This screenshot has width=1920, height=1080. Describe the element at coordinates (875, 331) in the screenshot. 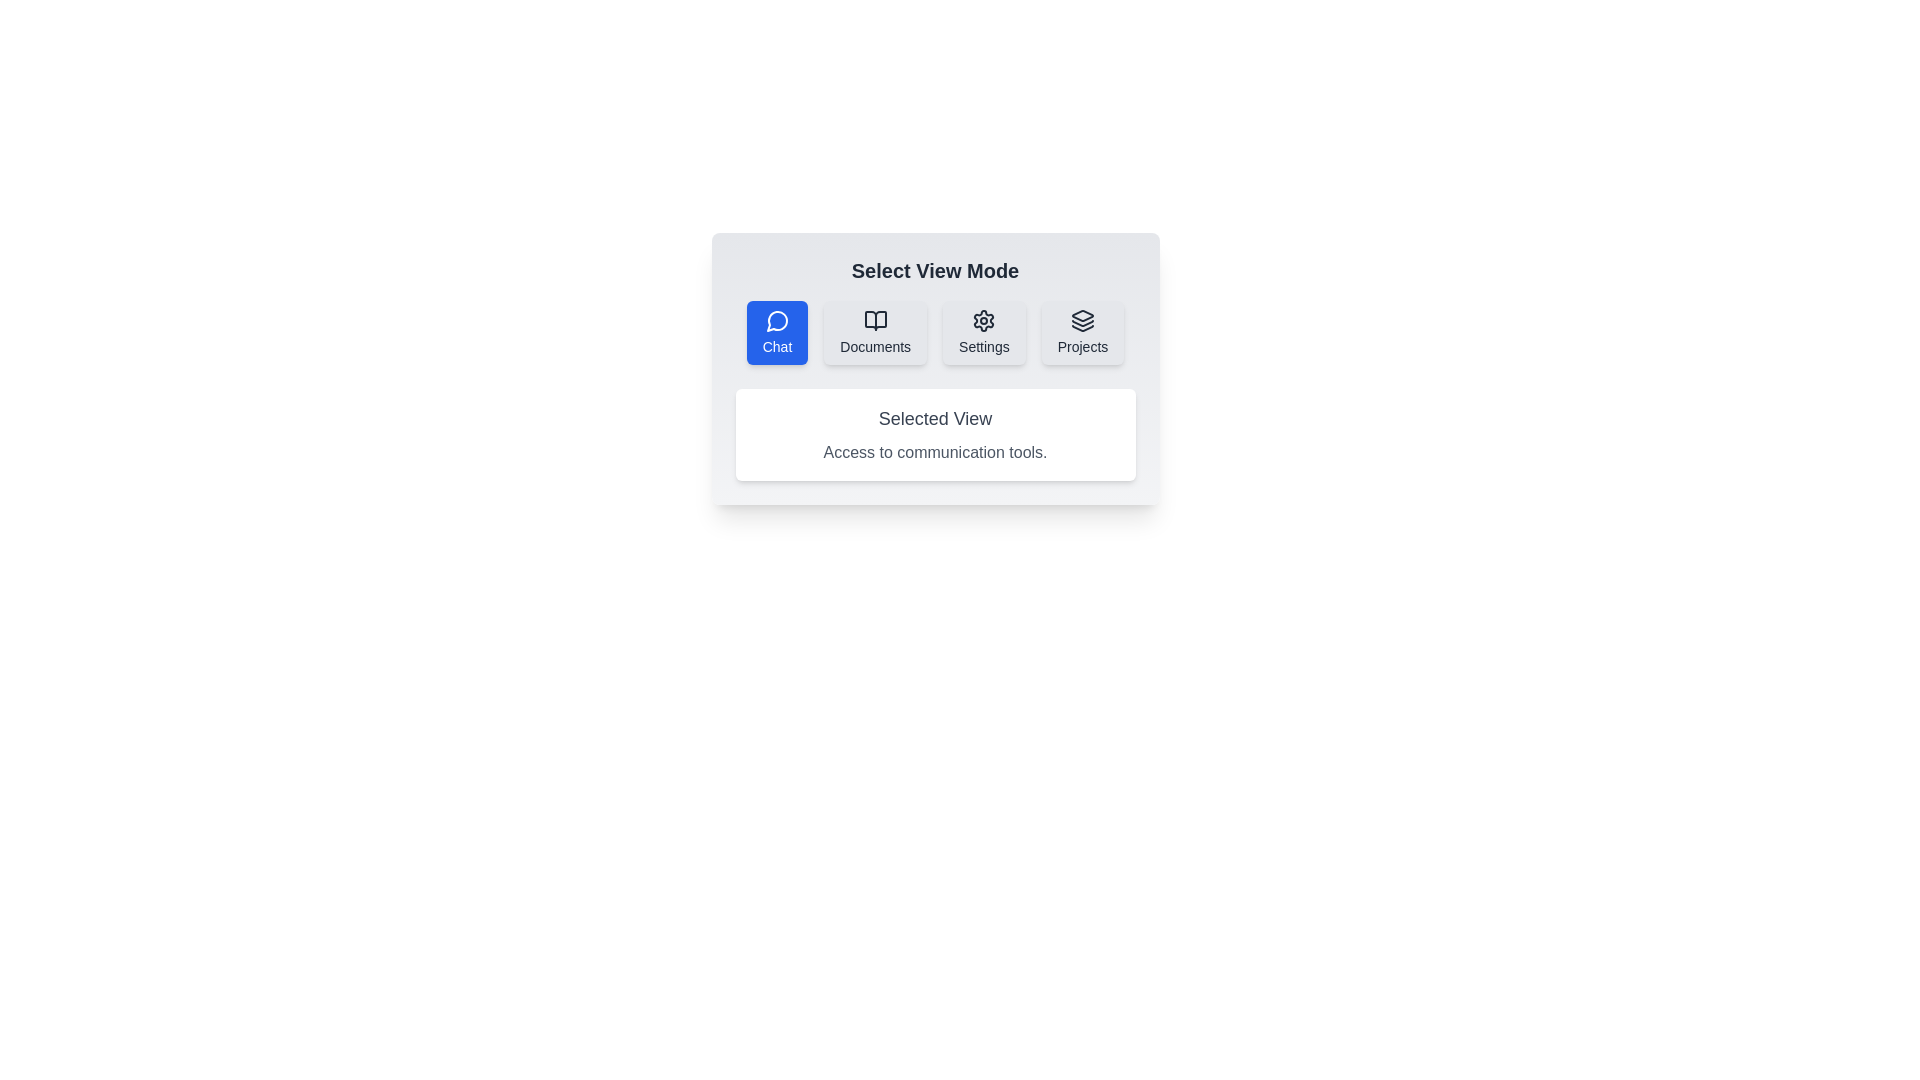

I see `the button labeled 'Documents' to observe its hover effect` at that location.